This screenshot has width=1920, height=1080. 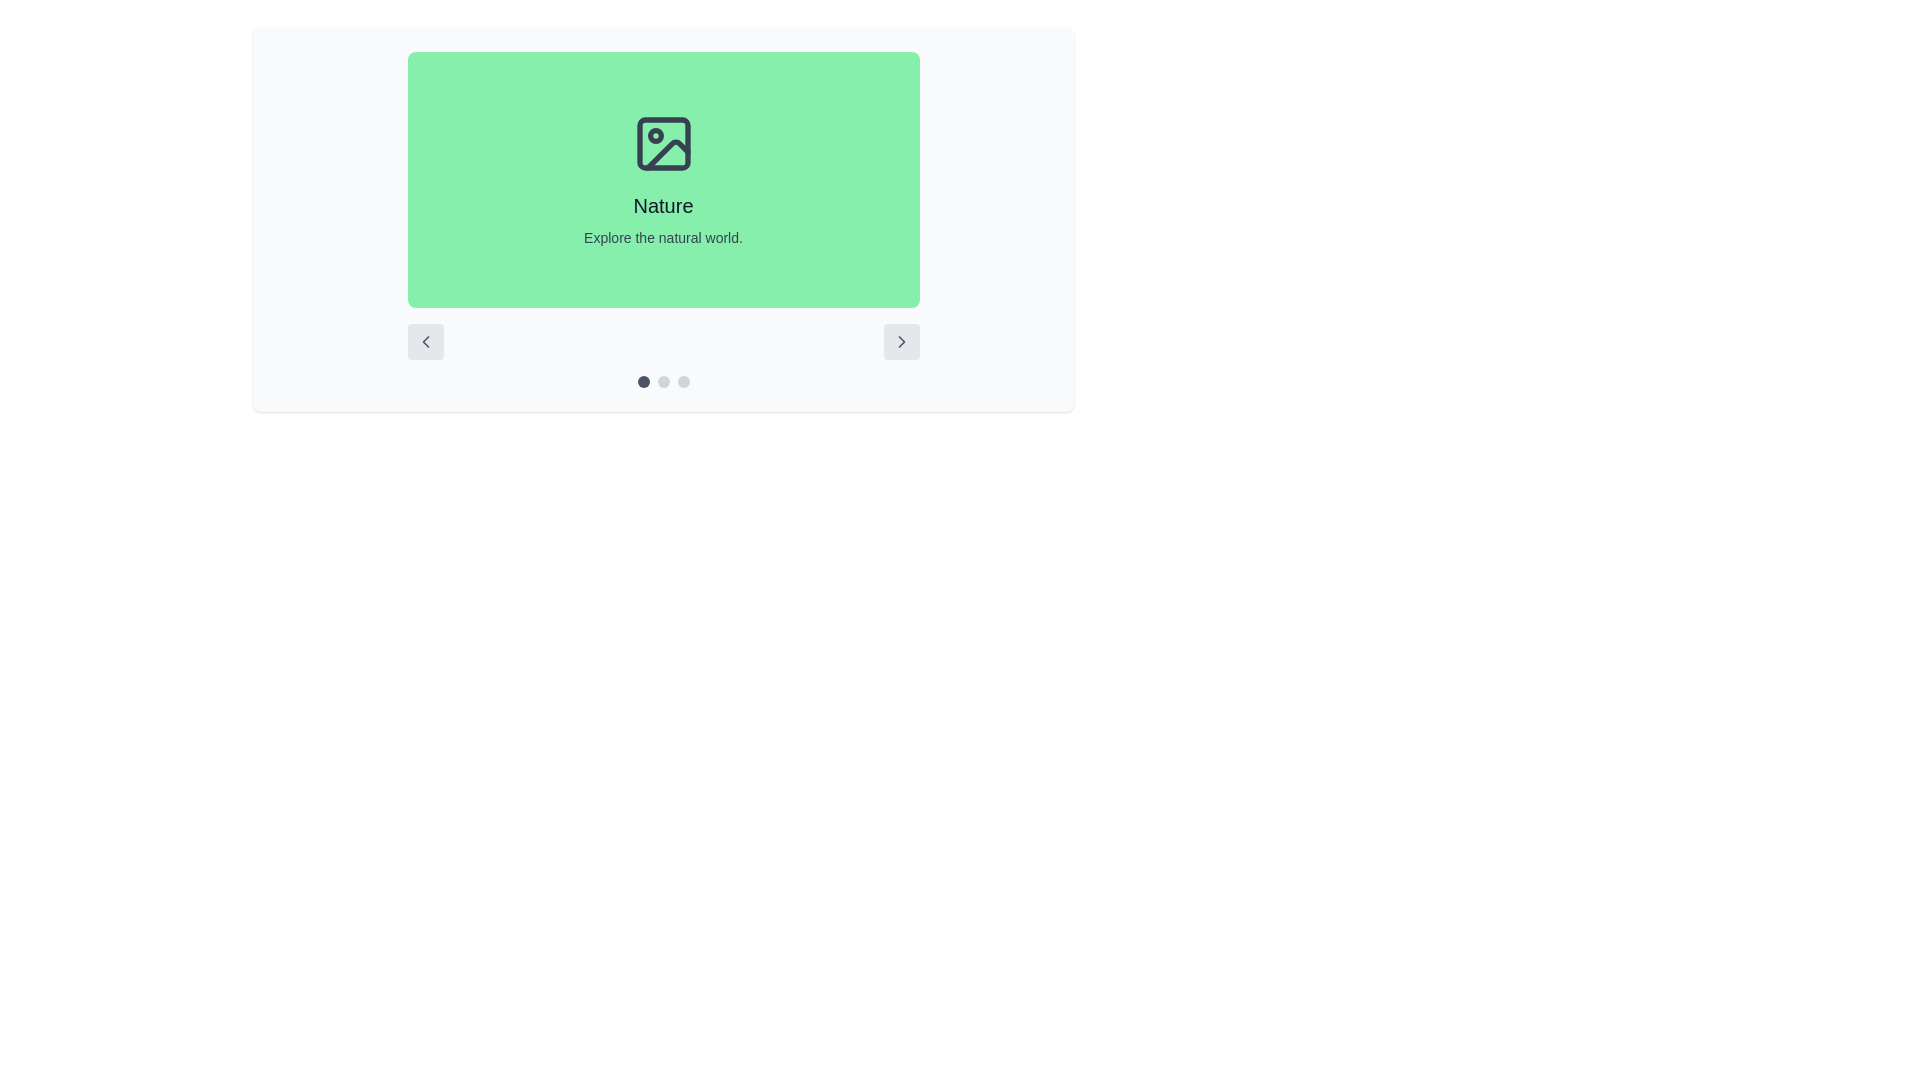 I want to click on the text label displaying 'Explore the natural world.' which is styled with a gray color on a green background, located below the 'Nature' text, so click(x=663, y=237).